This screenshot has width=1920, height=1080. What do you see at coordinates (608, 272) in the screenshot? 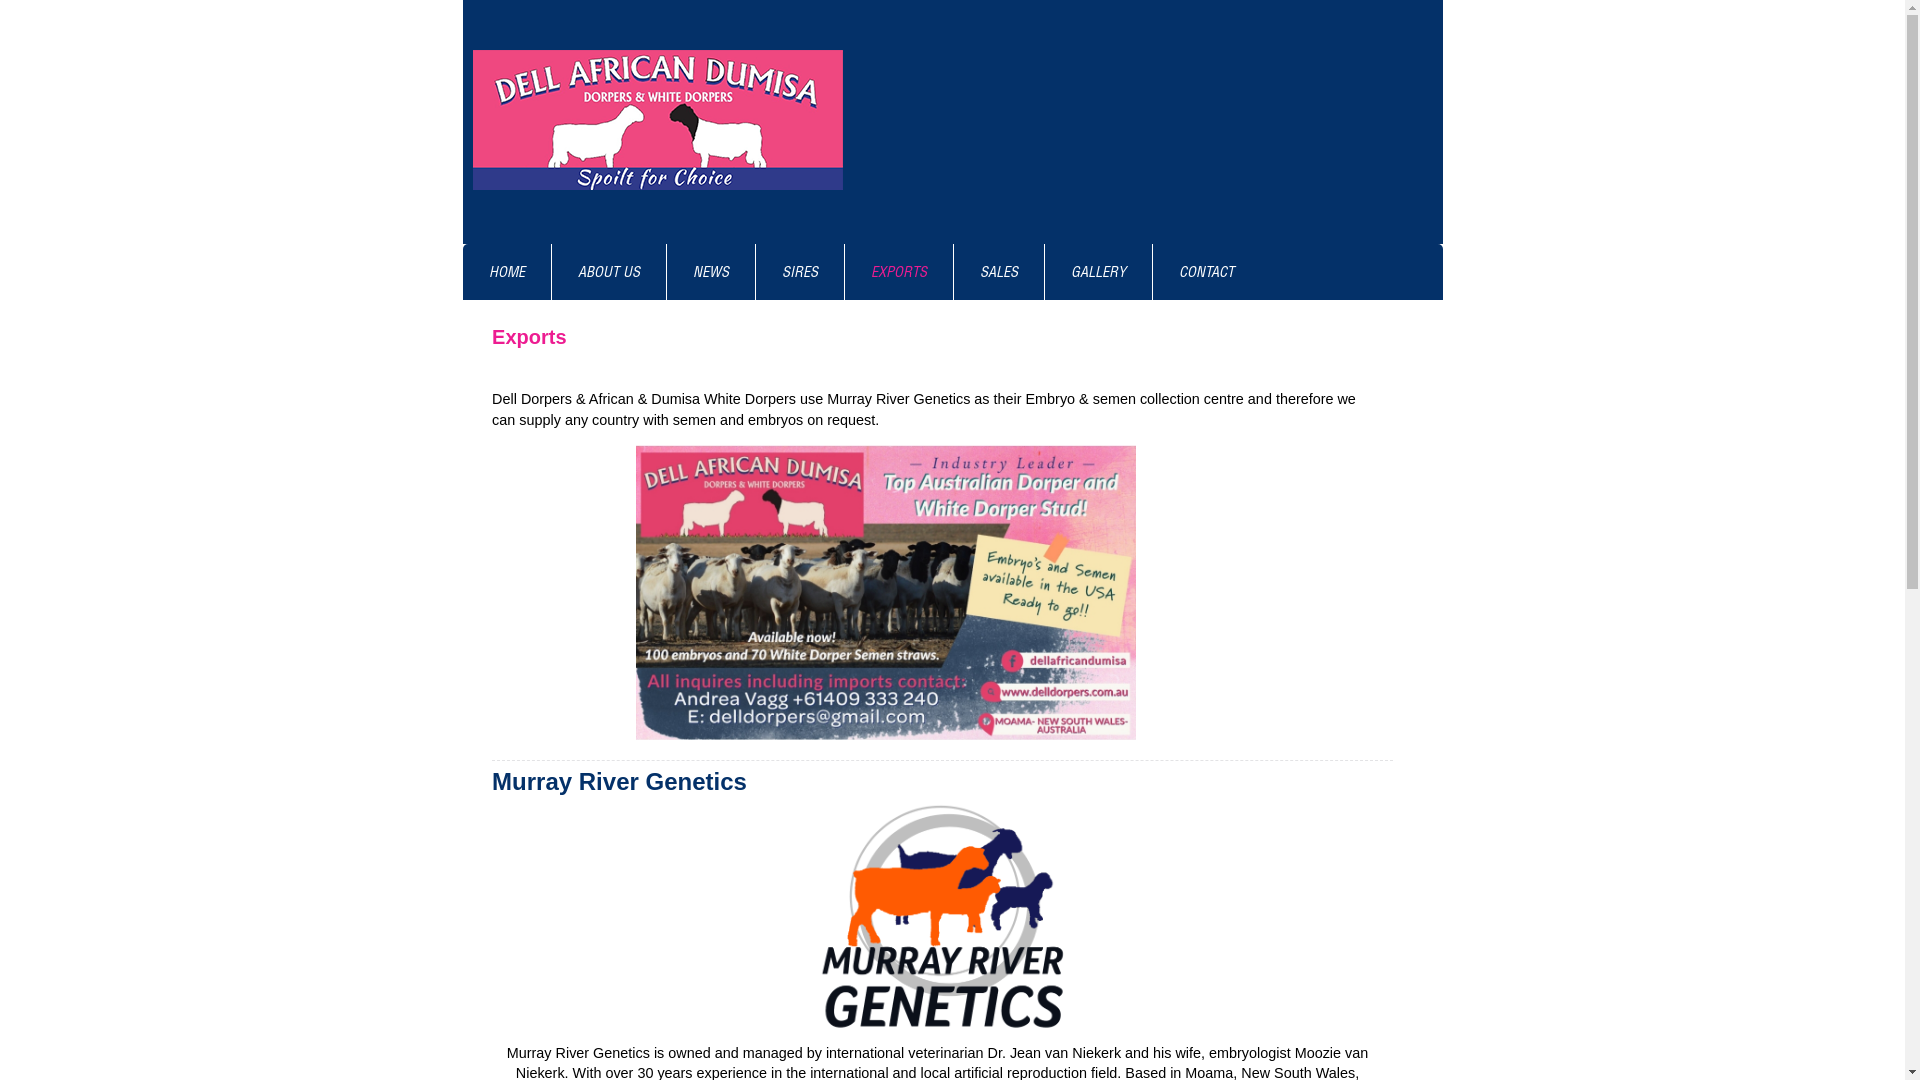
I see `'ABOUT US'` at bounding box center [608, 272].